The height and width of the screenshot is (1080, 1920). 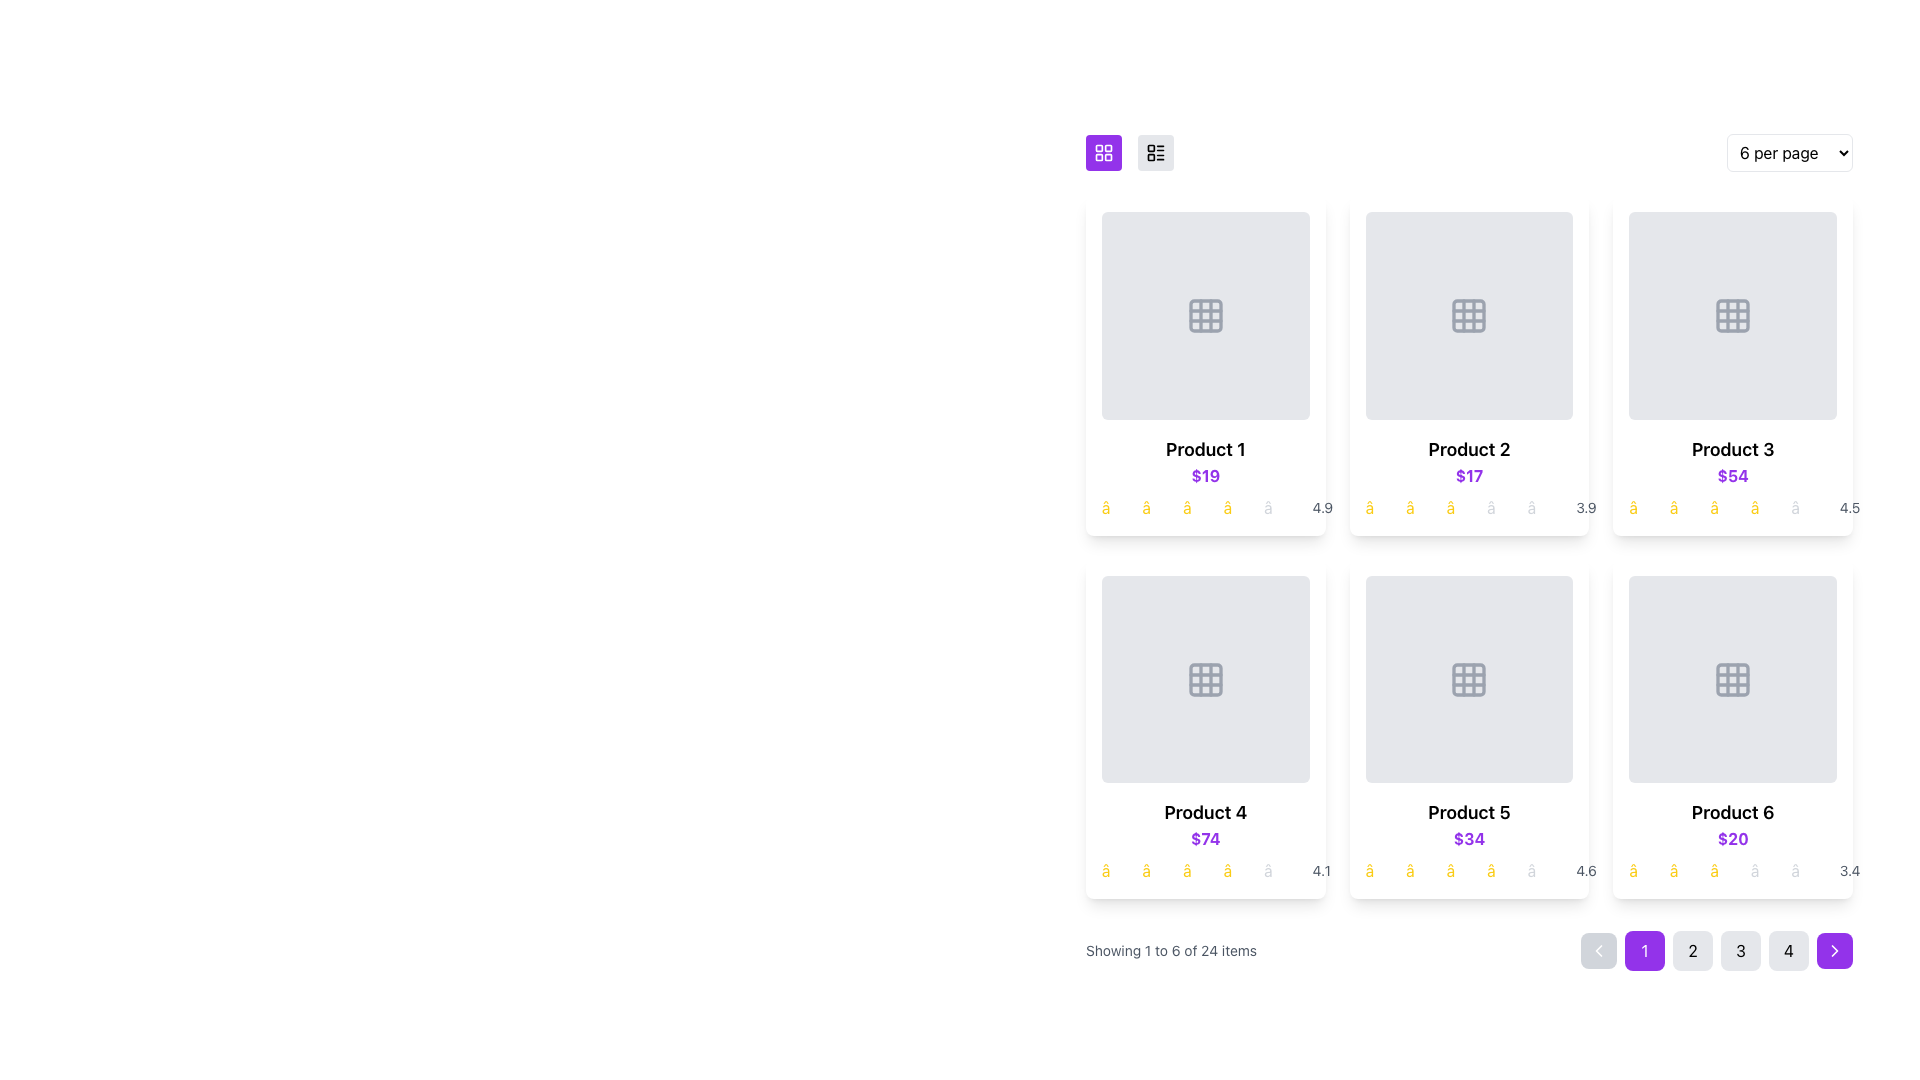 What do you see at coordinates (1129, 152) in the screenshot?
I see `the right toggle button in the view selection group, which is represented by a list design with three horizontal lines and three small squares` at bounding box center [1129, 152].